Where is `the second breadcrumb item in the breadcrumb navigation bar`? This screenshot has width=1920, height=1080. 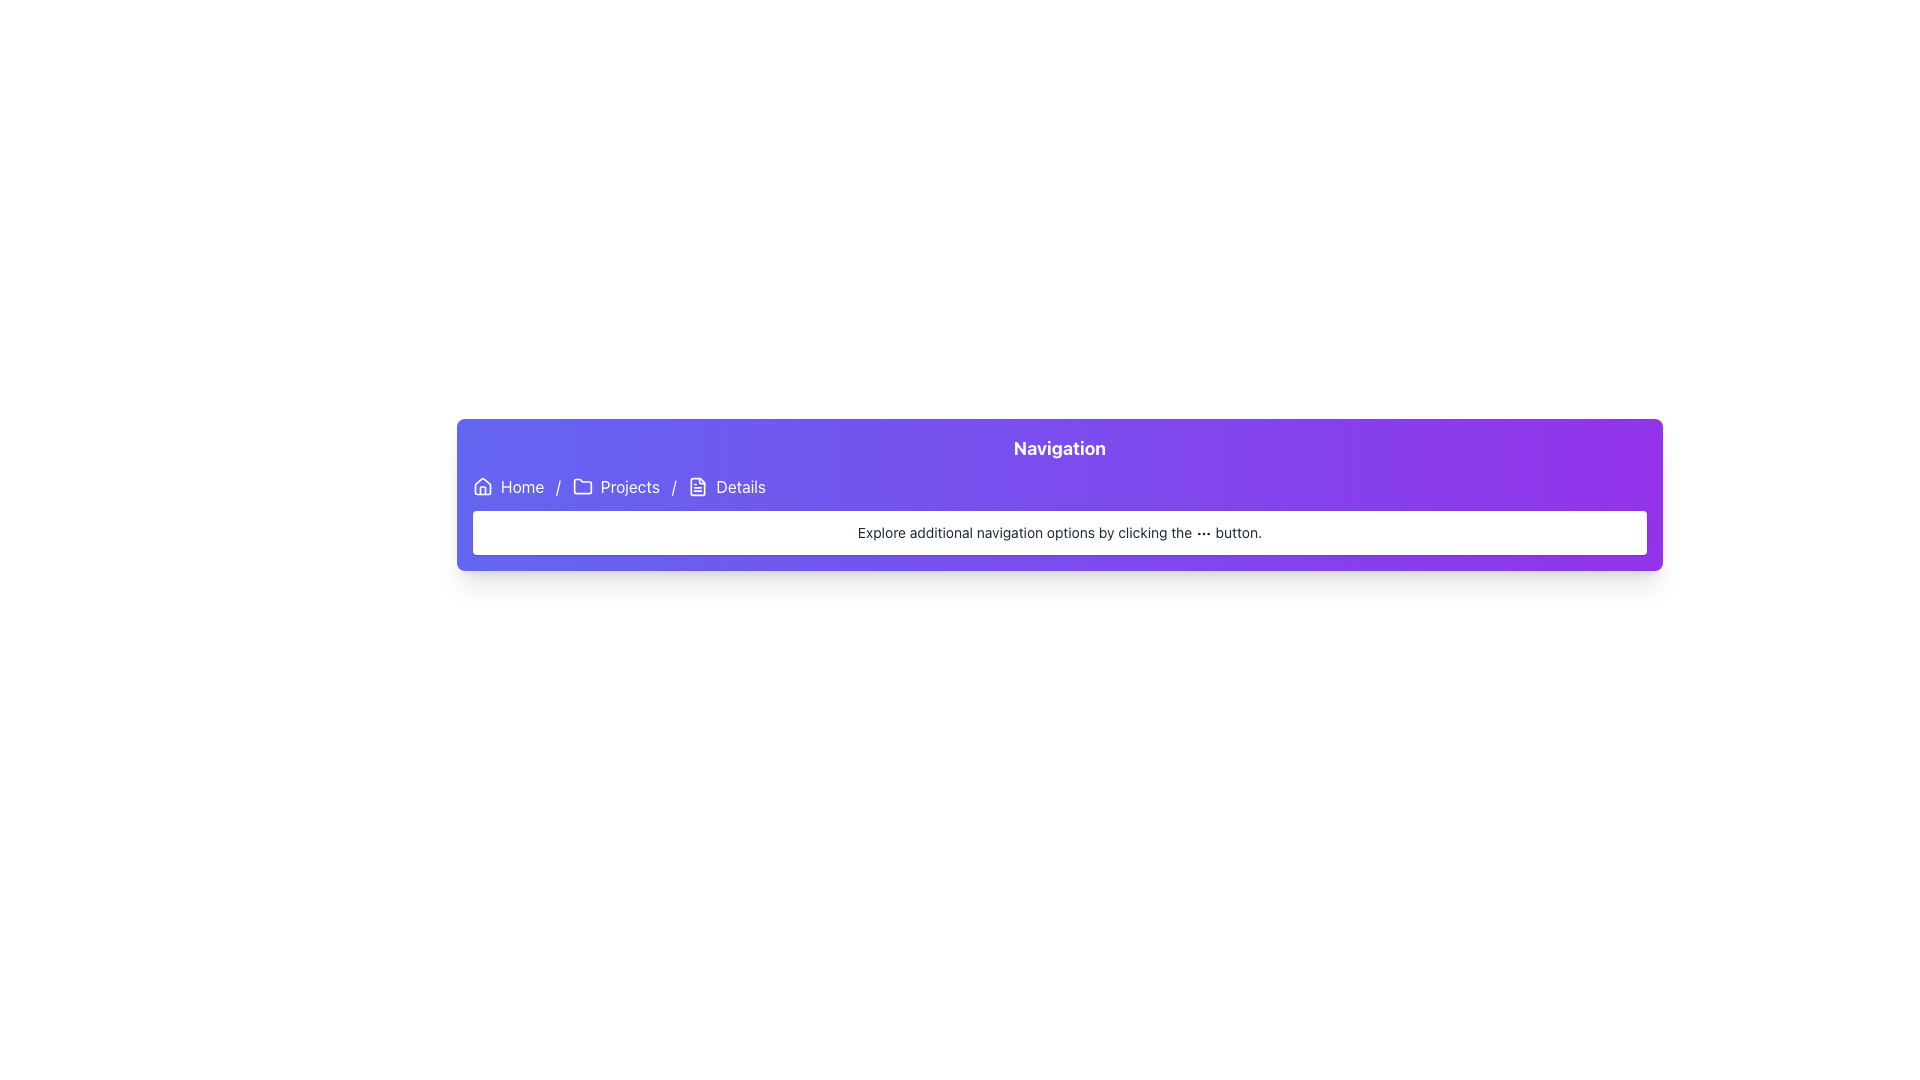
the second breadcrumb item in the breadcrumb navigation bar is located at coordinates (615, 486).